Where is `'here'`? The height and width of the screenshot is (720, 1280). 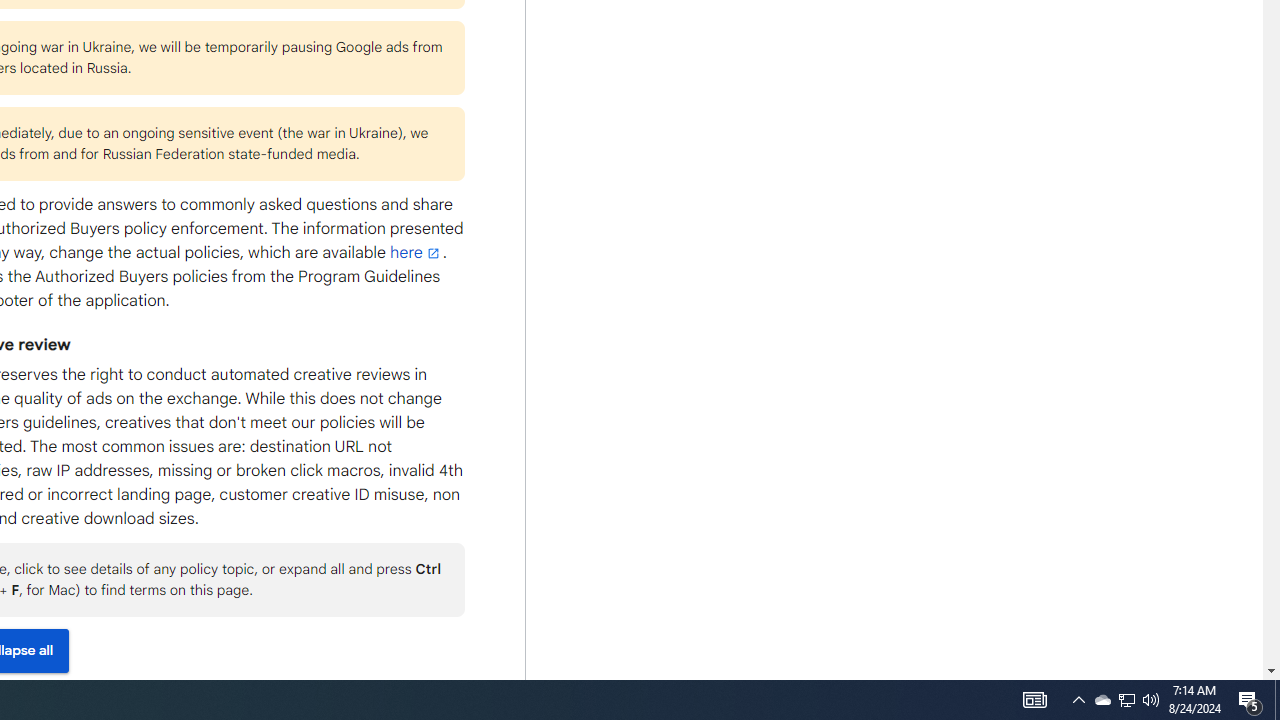
'here' is located at coordinates (415, 252).